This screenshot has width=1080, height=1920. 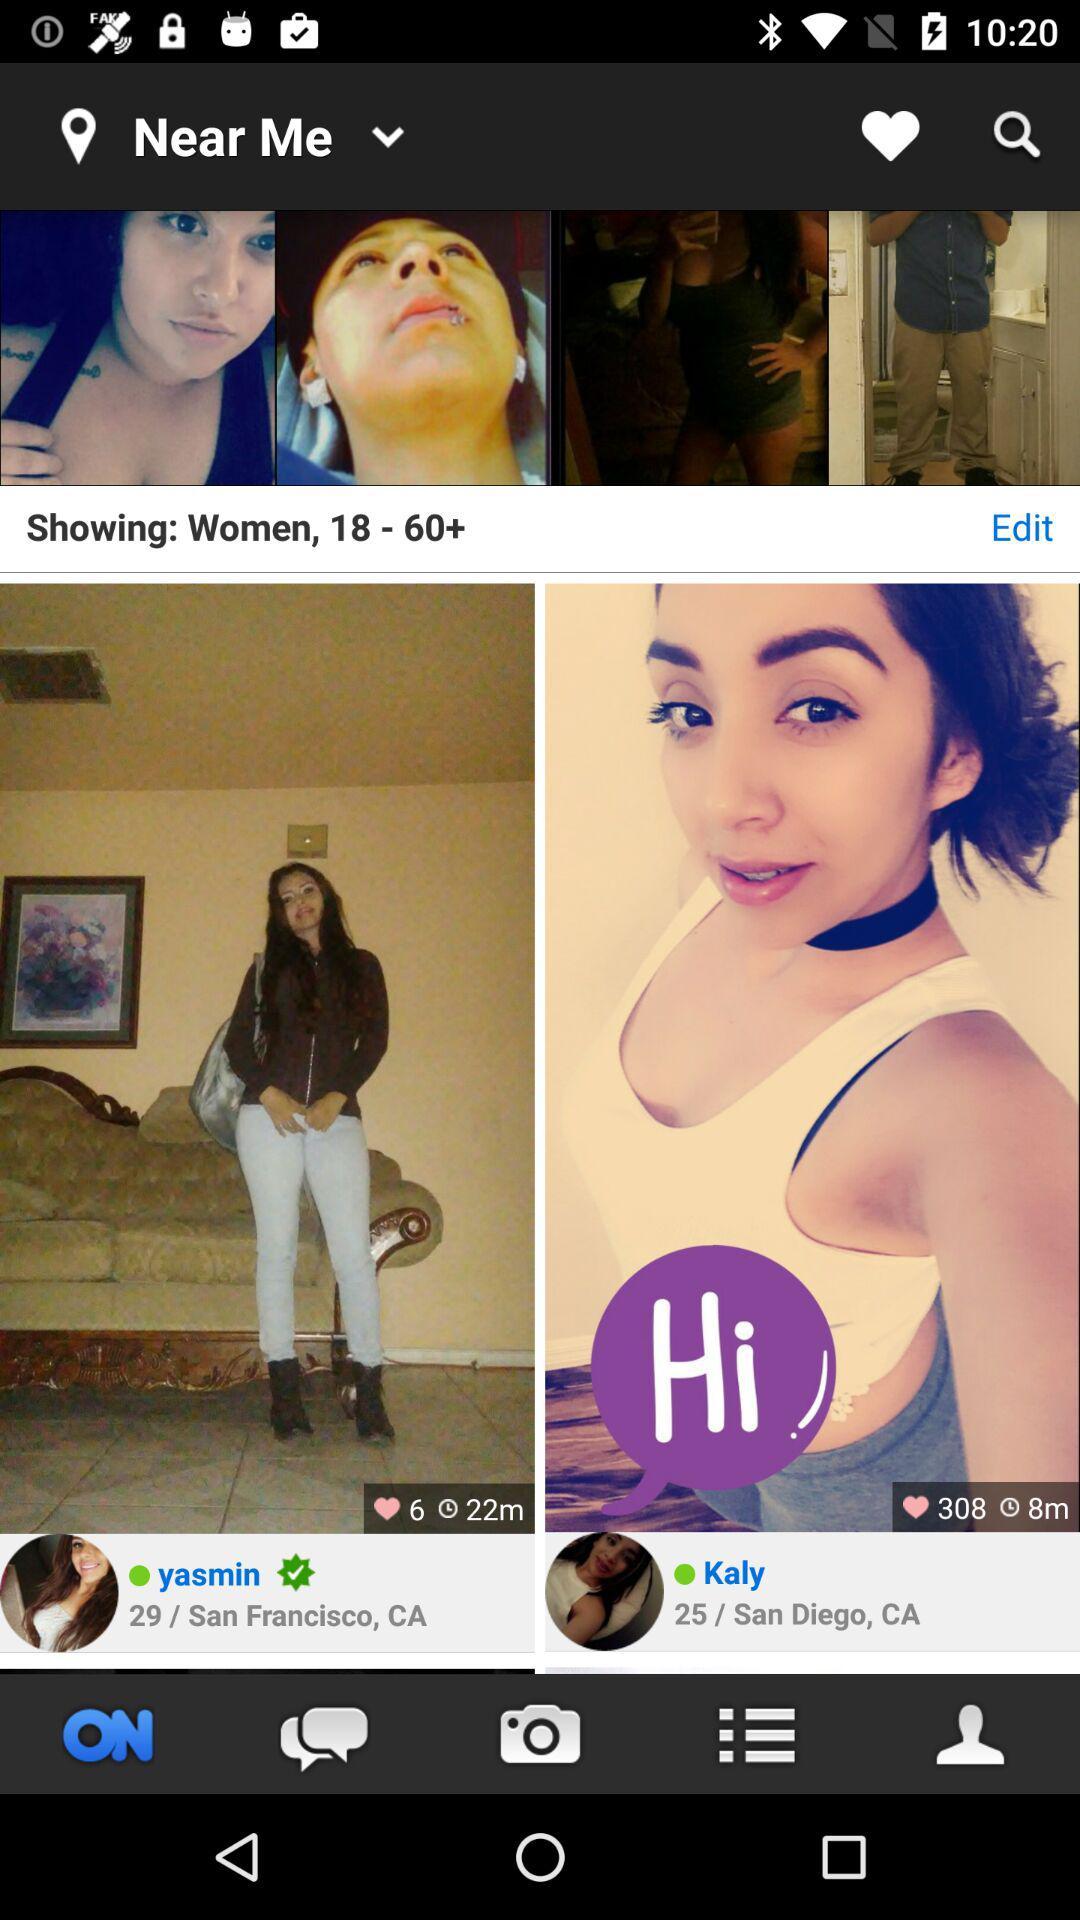 What do you see at coordinates (323, 1733) in the screenshot?
I see `chat` at bounding box center [323, 1733].